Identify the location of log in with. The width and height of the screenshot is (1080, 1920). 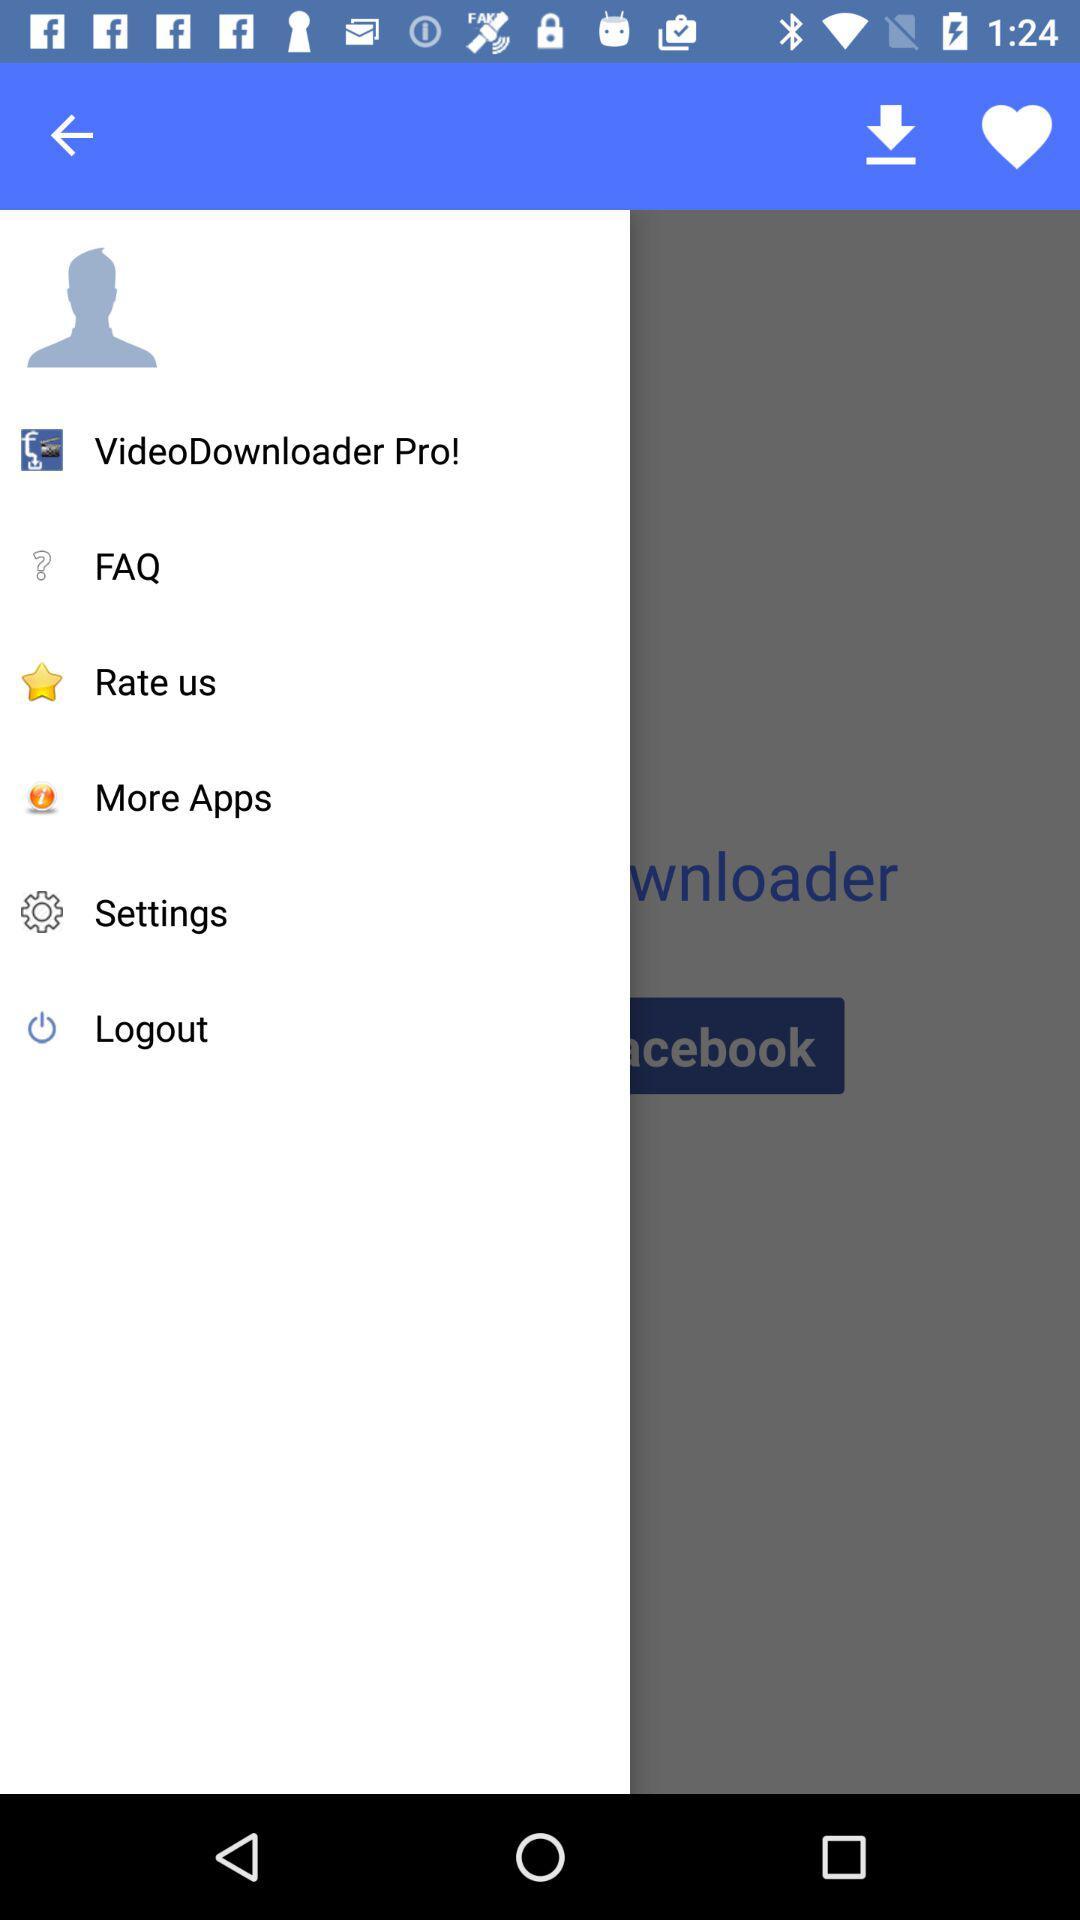
(538, 1044).